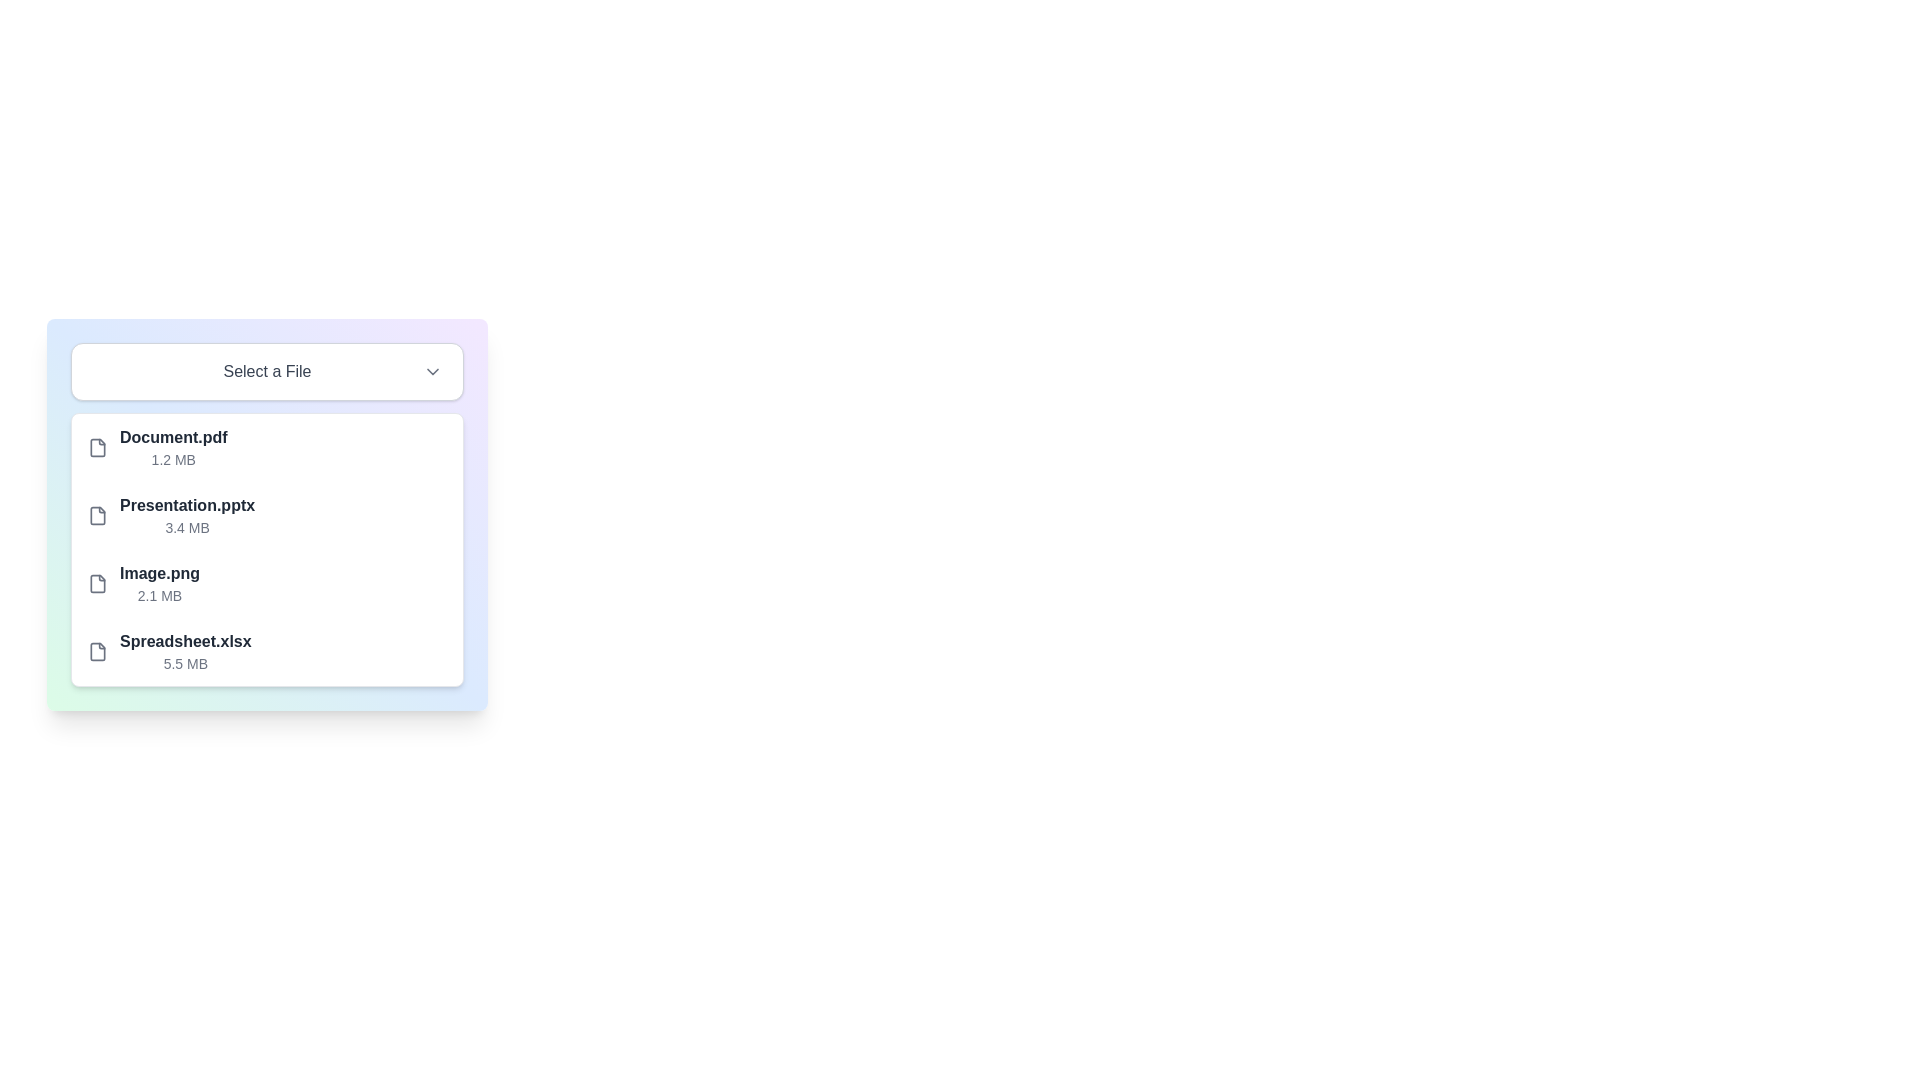 Image resolution: width=1920 pixels, height=1080 pixels. I want to click on the second row entry in the file list UI component, so click(266, 515).